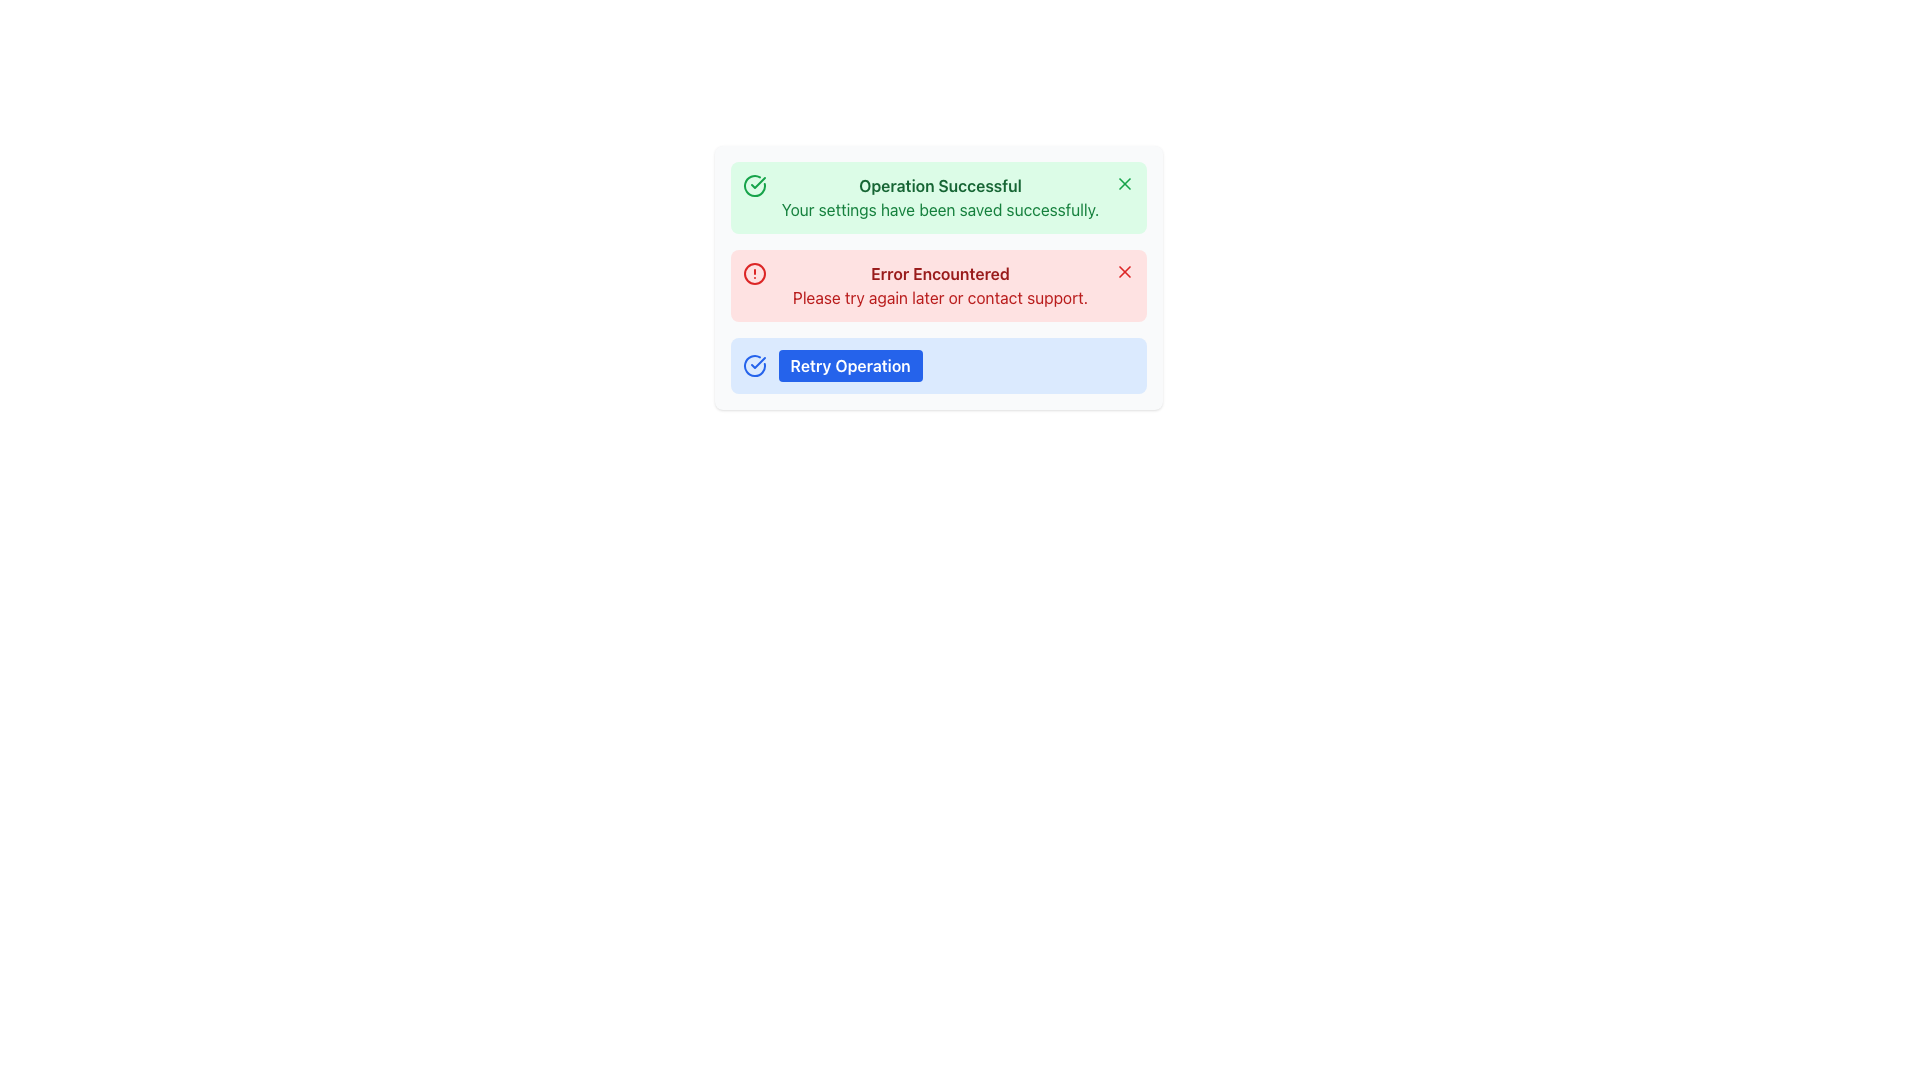 The height and width of the screenshot is (1080, 1920). Describe the element at coordinates (939, 273) in the screenshot. I see `the static text element that displays a warning or error message, located in the middle section of the notification group, within a light red notification box` at that location.